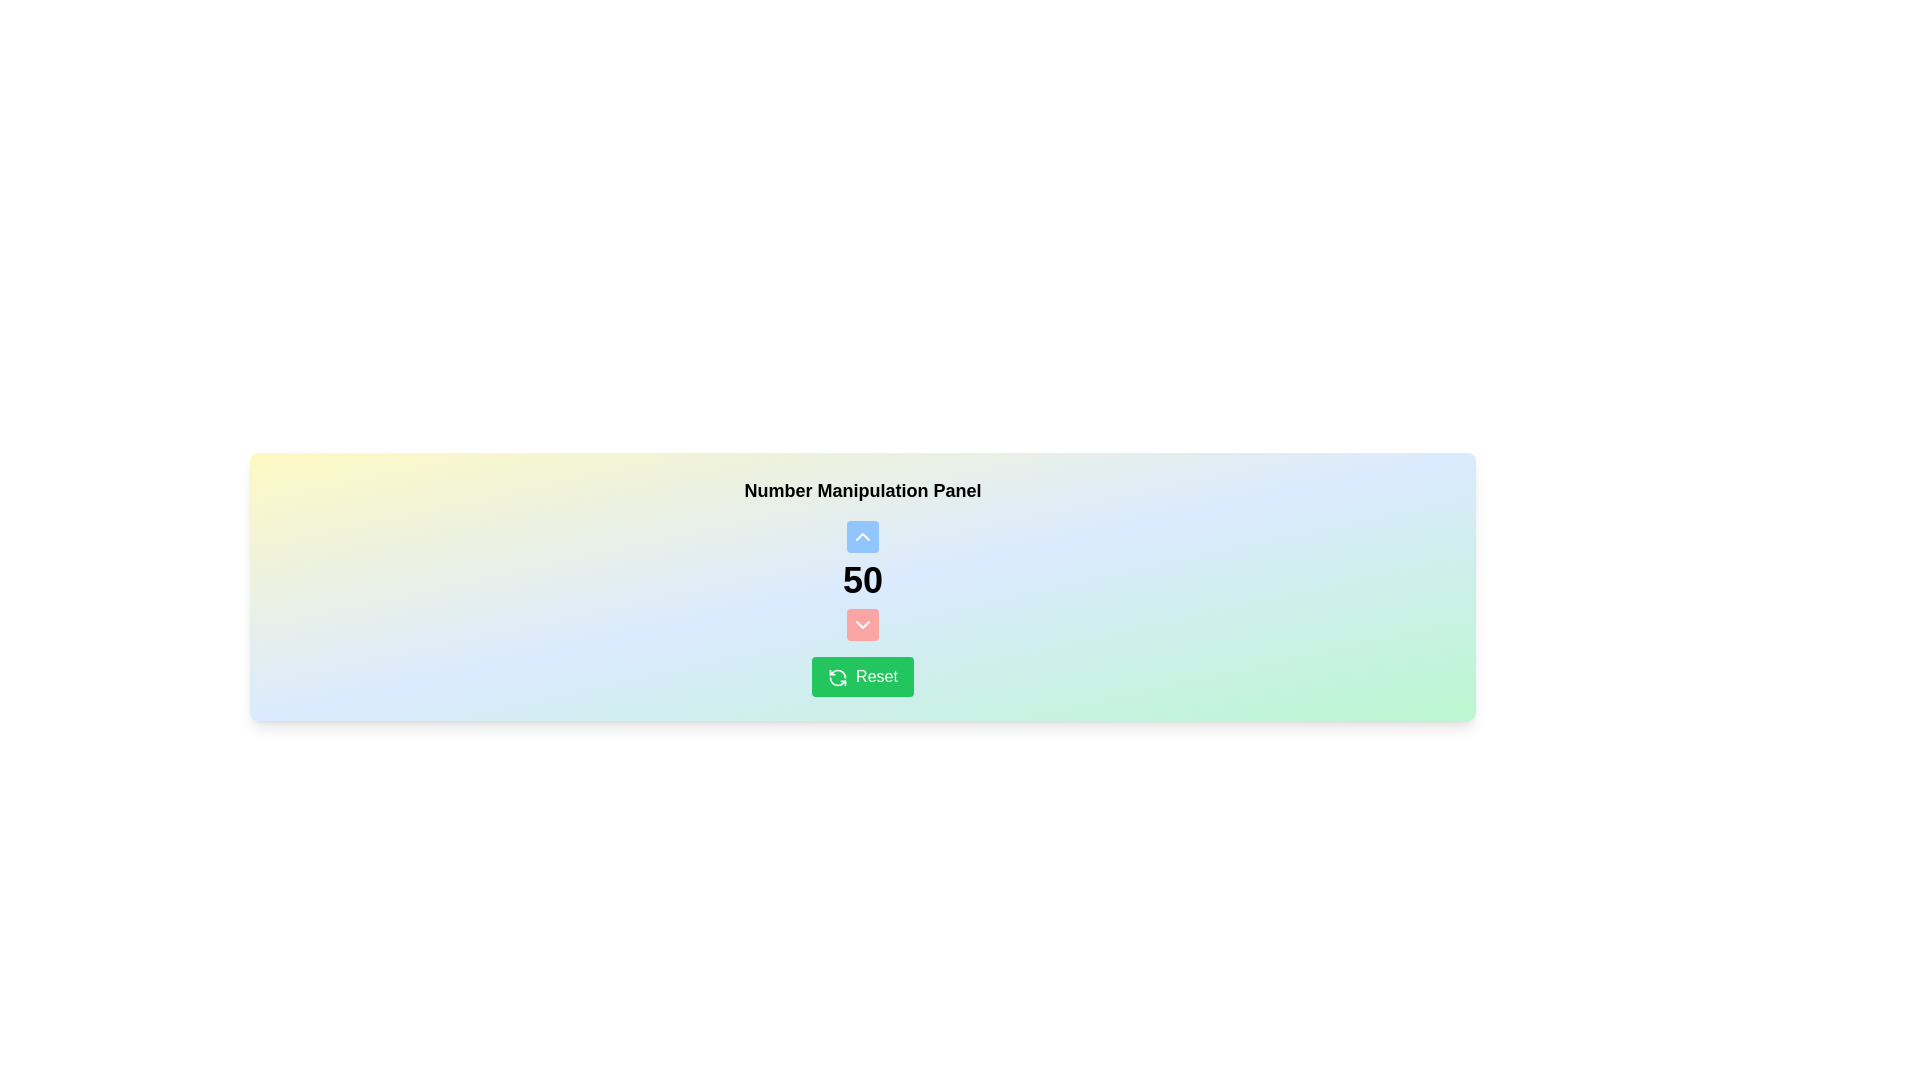  I want to click on the light blue square button with rounded corners and an upward-facing chevron icon, located above the number display '50' and below the header 'Number Manipulation Panel', so click(863, 535).